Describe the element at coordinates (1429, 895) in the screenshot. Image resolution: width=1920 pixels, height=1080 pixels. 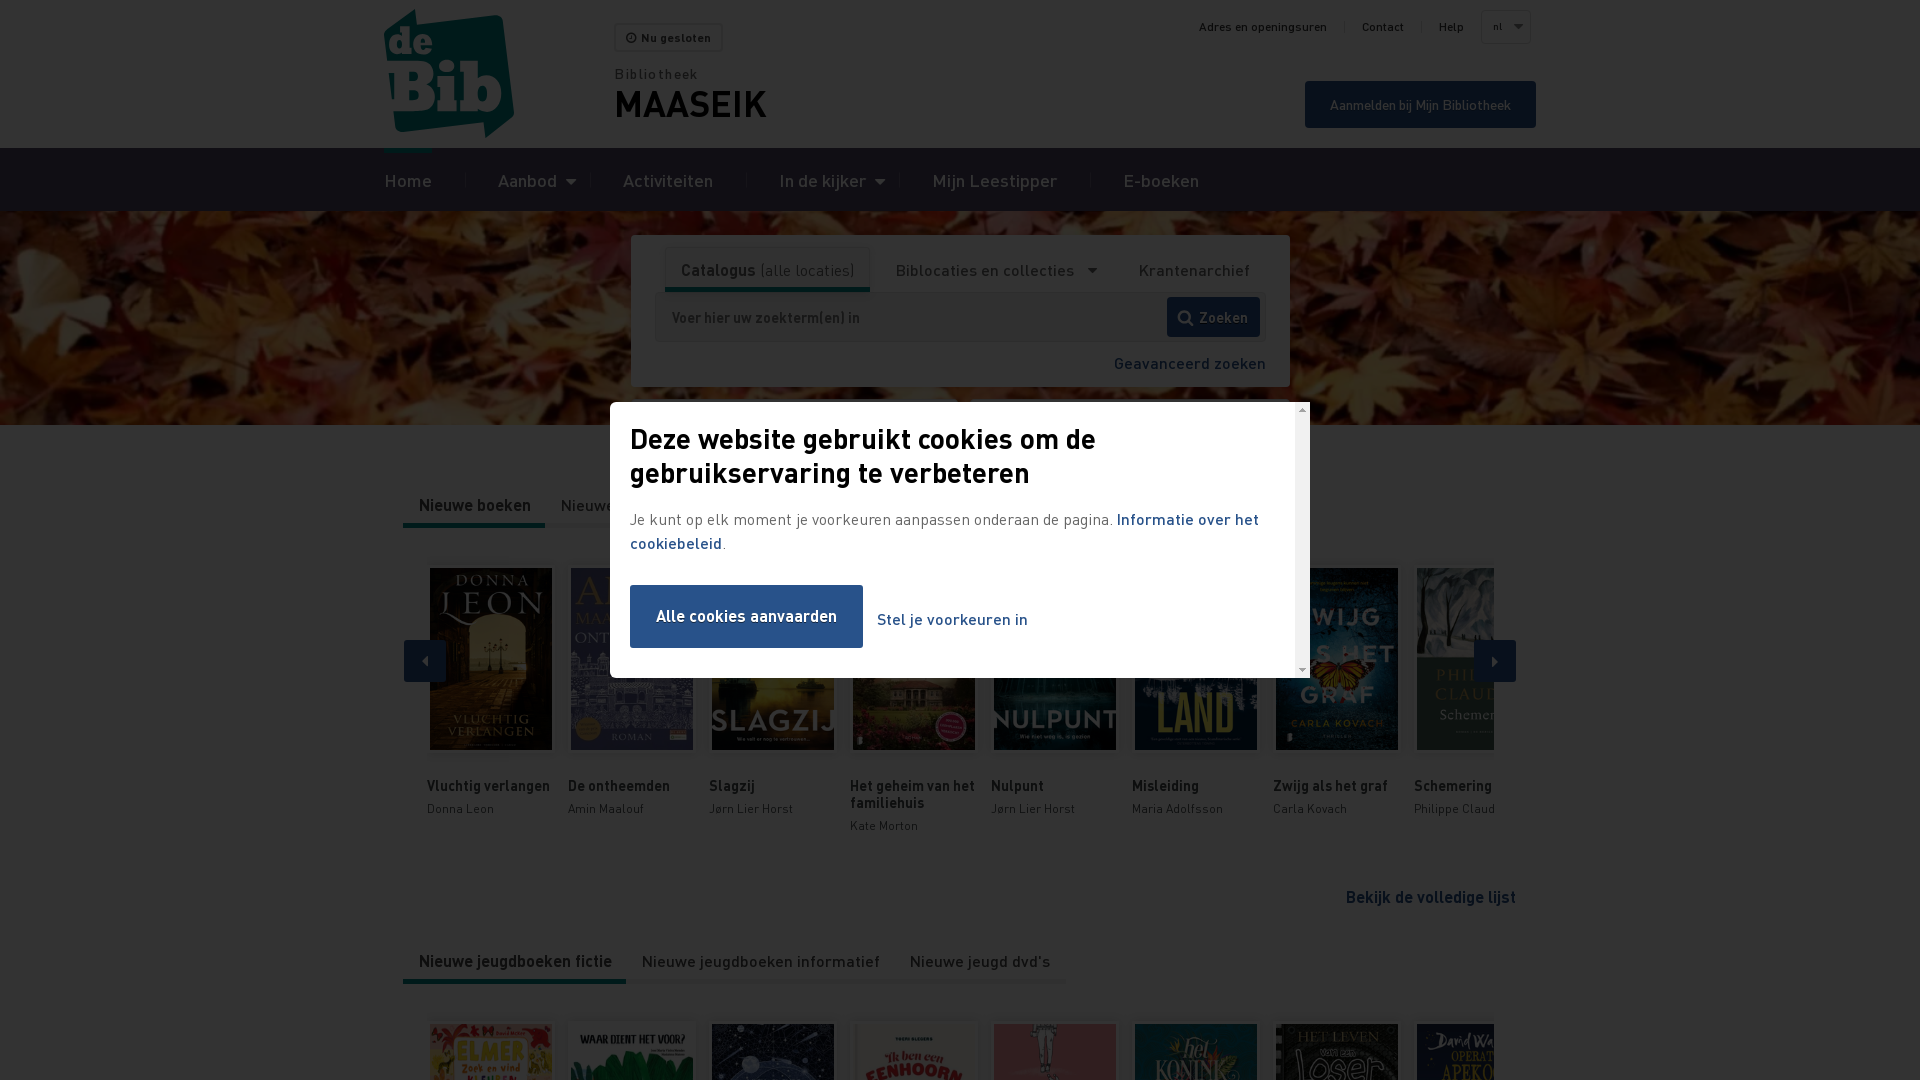
I see `'Bekijk de volledige lijst'` at that location.